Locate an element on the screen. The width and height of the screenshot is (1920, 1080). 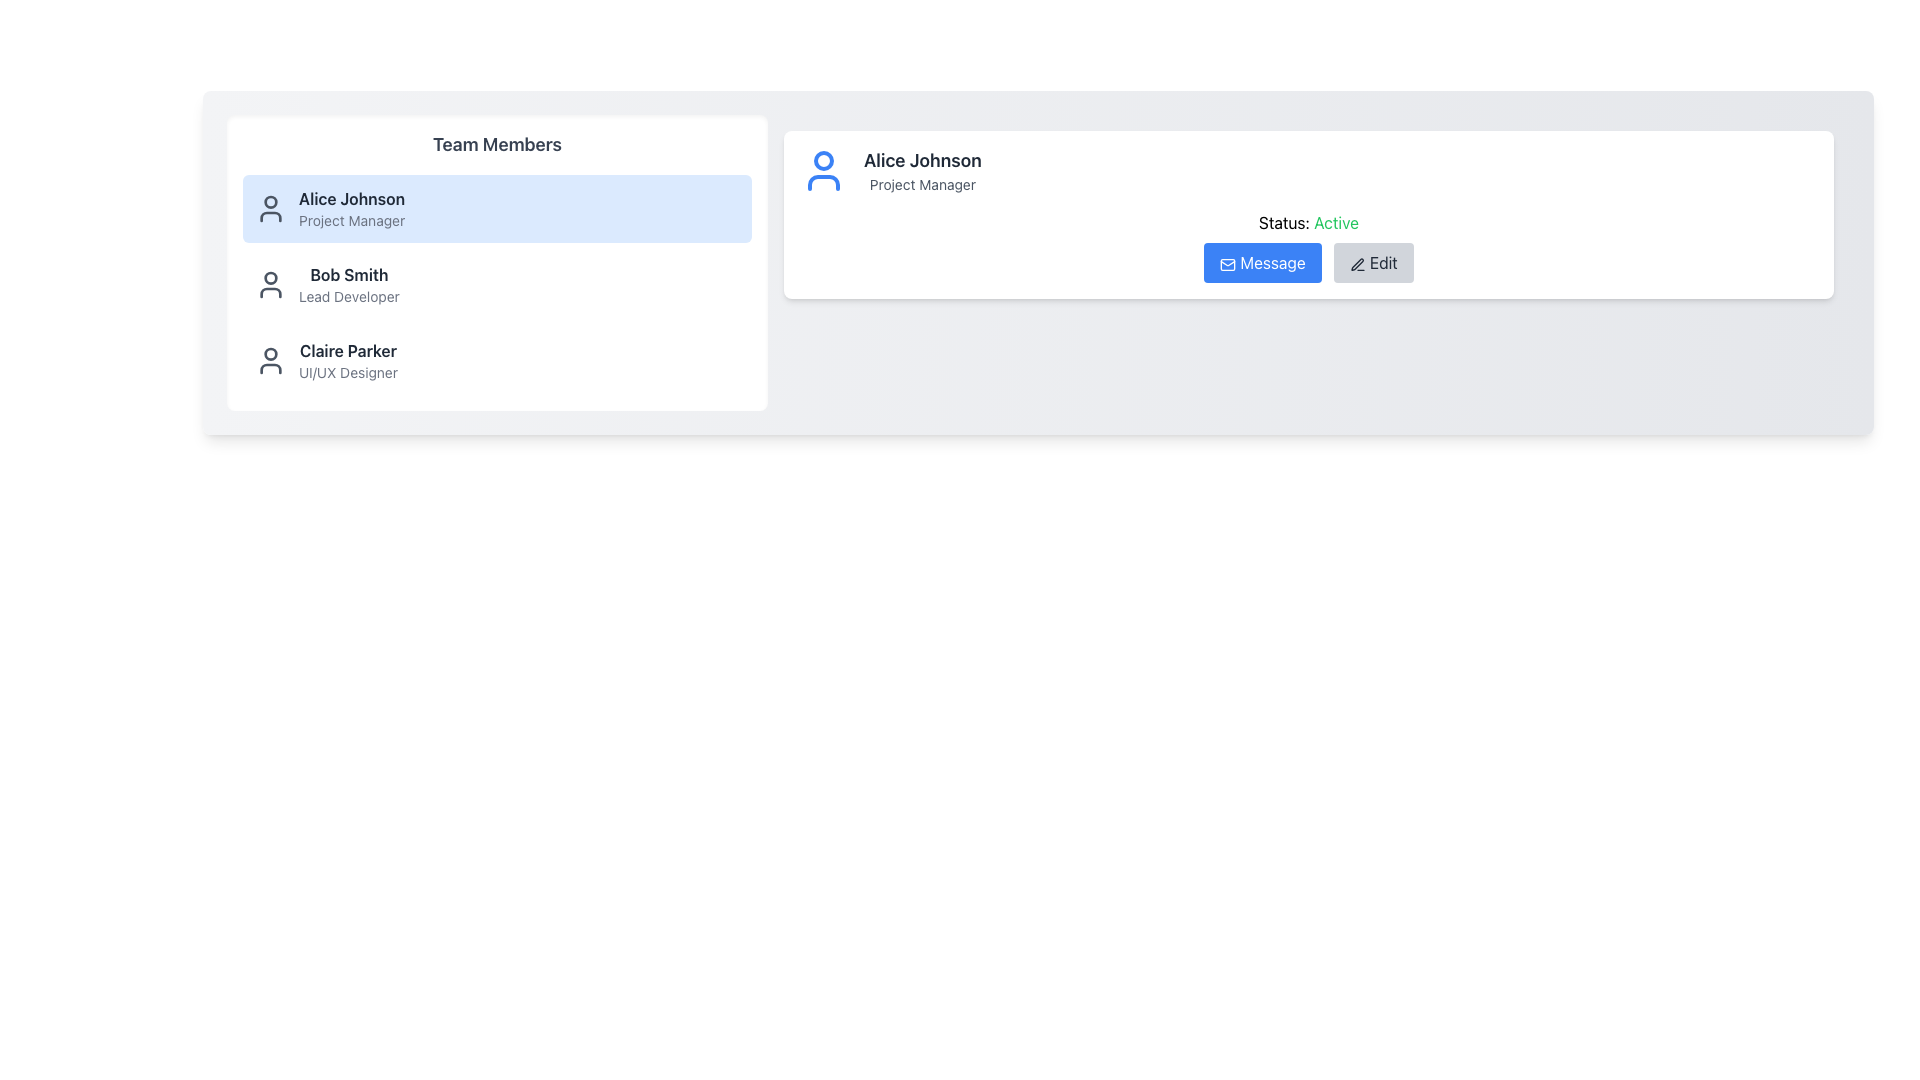
circular graphic representing the head of the user profile icon for 'Alice Johnson' in the 'Team Members' section is located at coordinates (269, 277).